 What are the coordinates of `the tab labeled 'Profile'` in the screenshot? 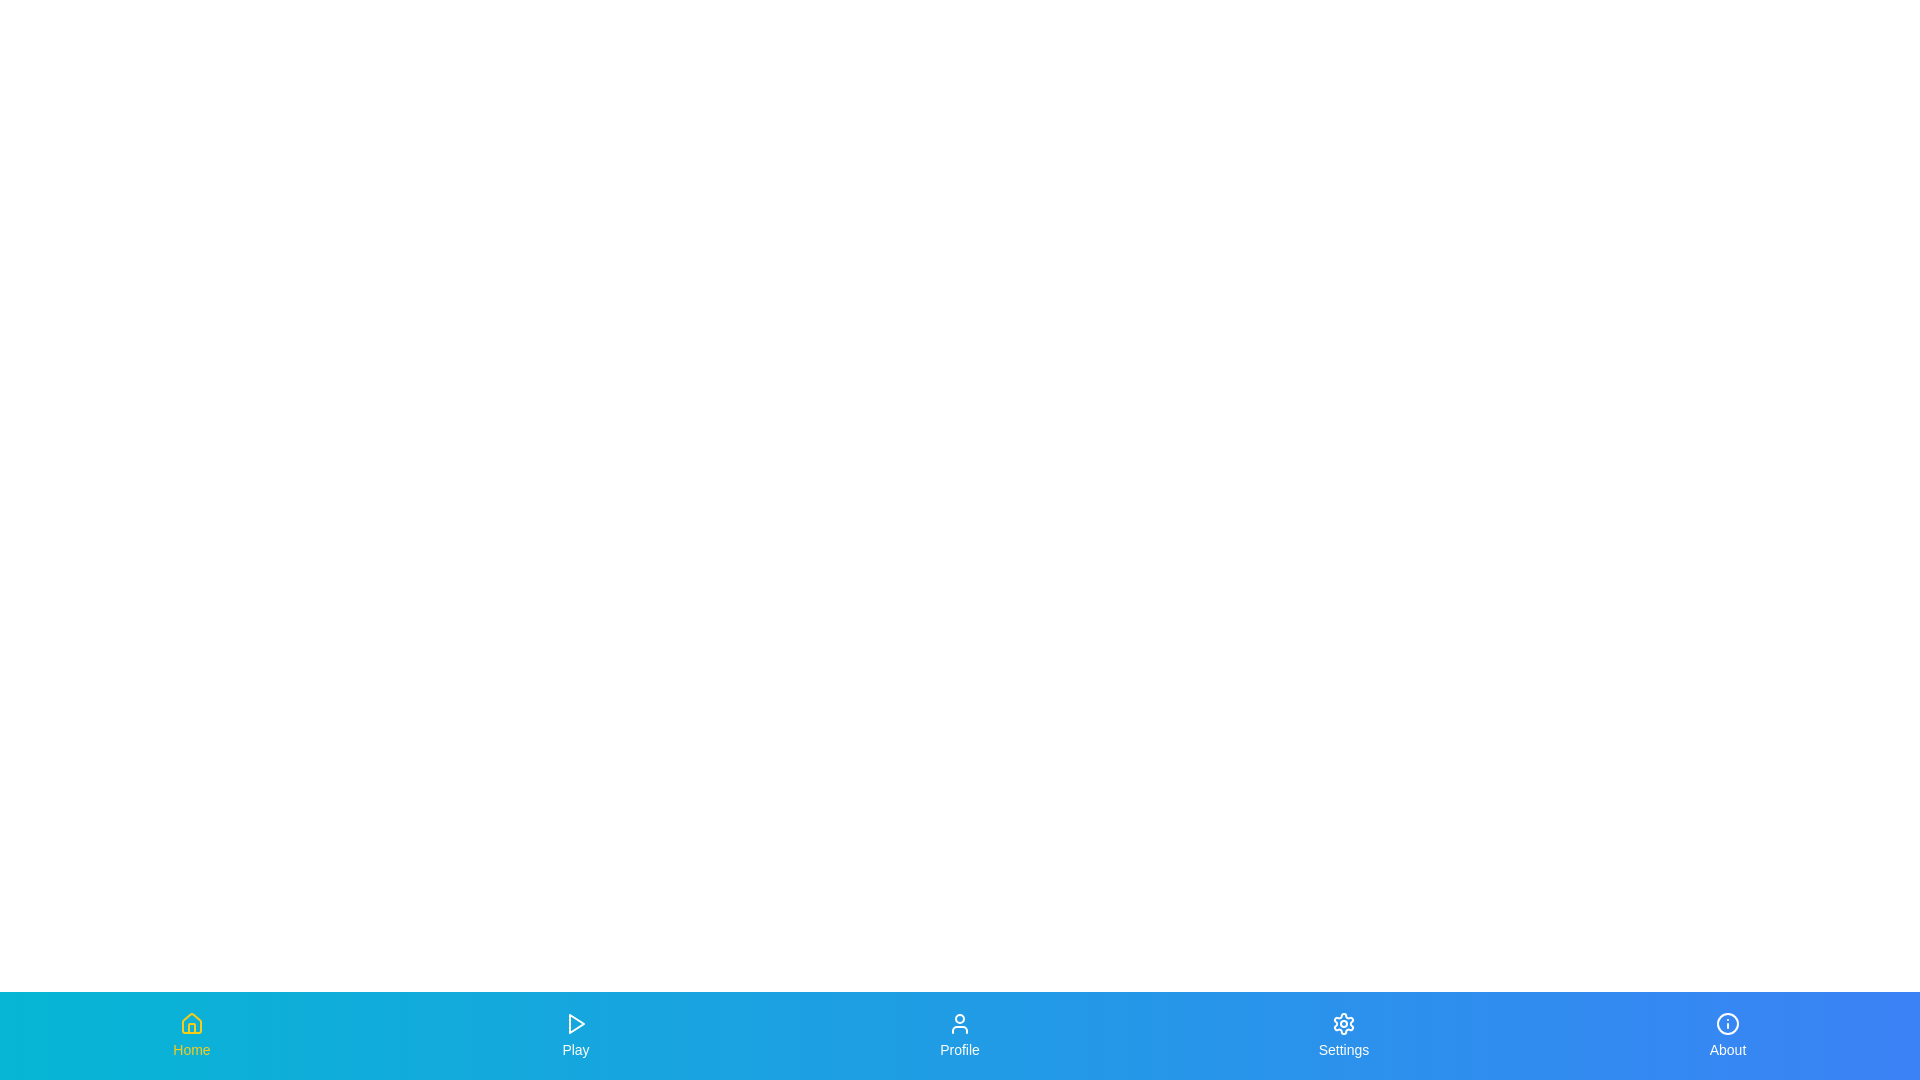 It's located at (960, 1035).